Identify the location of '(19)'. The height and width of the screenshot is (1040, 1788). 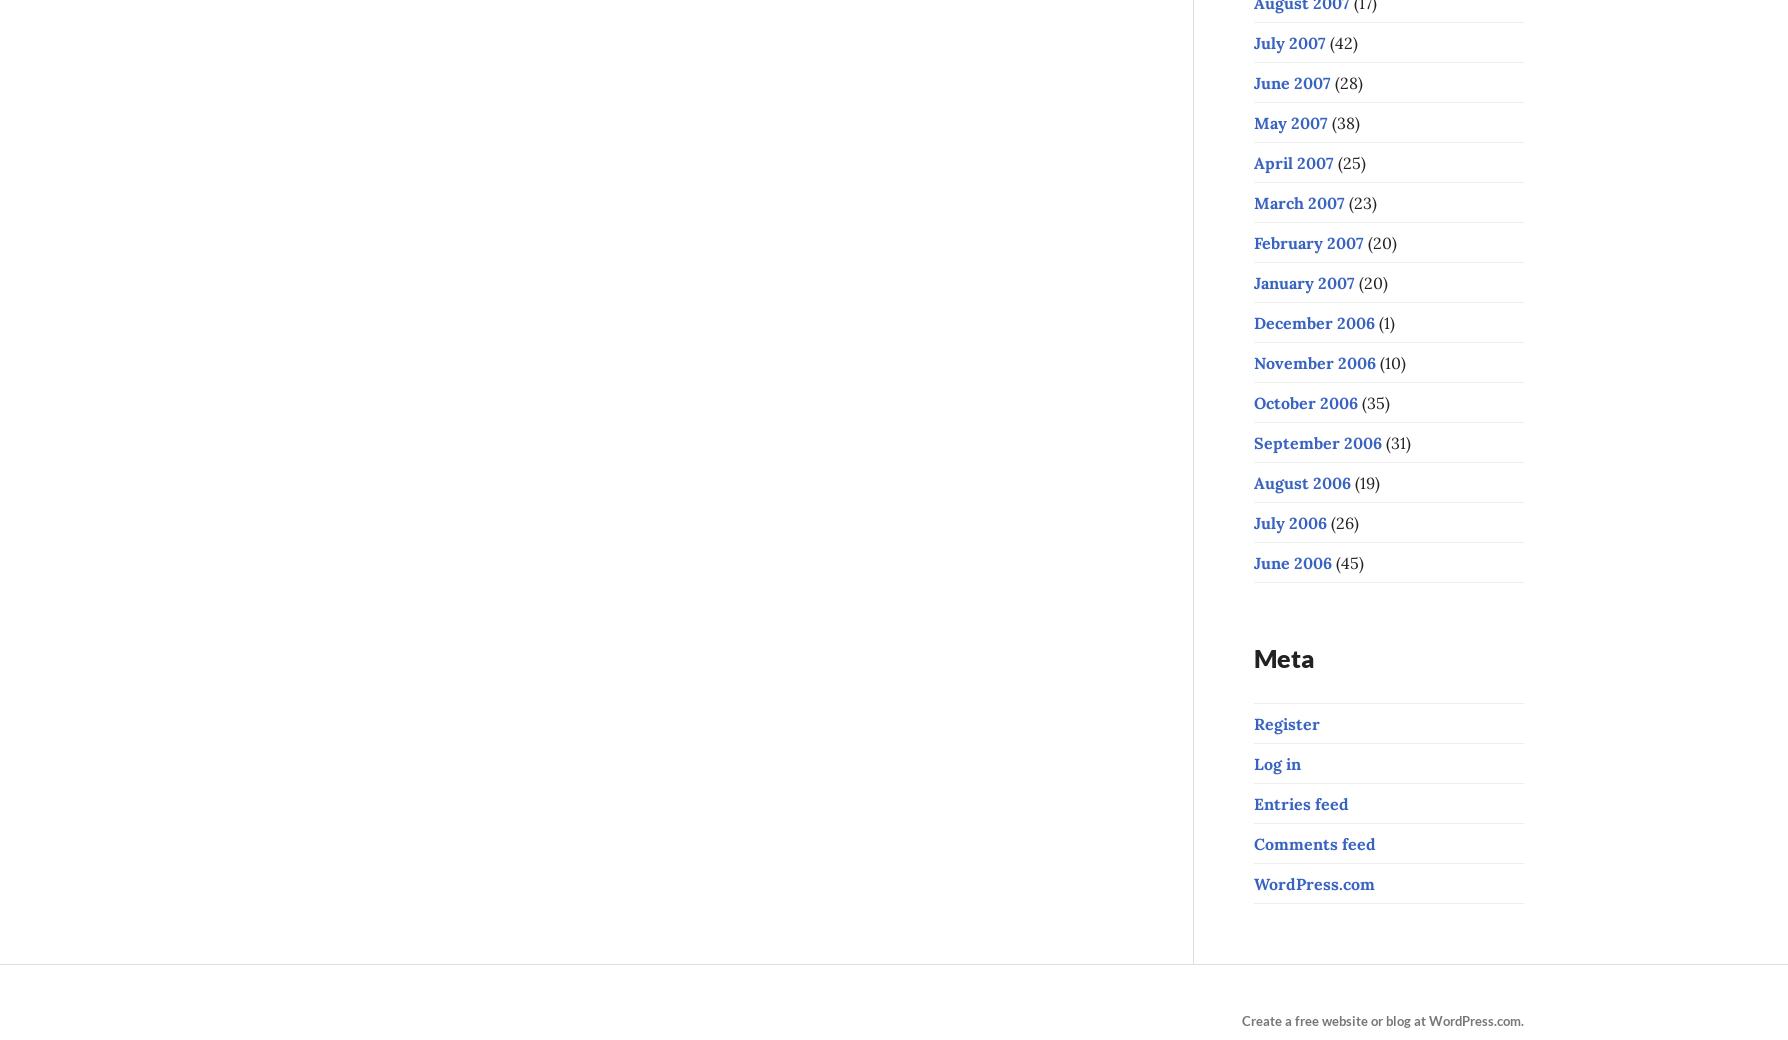
(1365, 482).